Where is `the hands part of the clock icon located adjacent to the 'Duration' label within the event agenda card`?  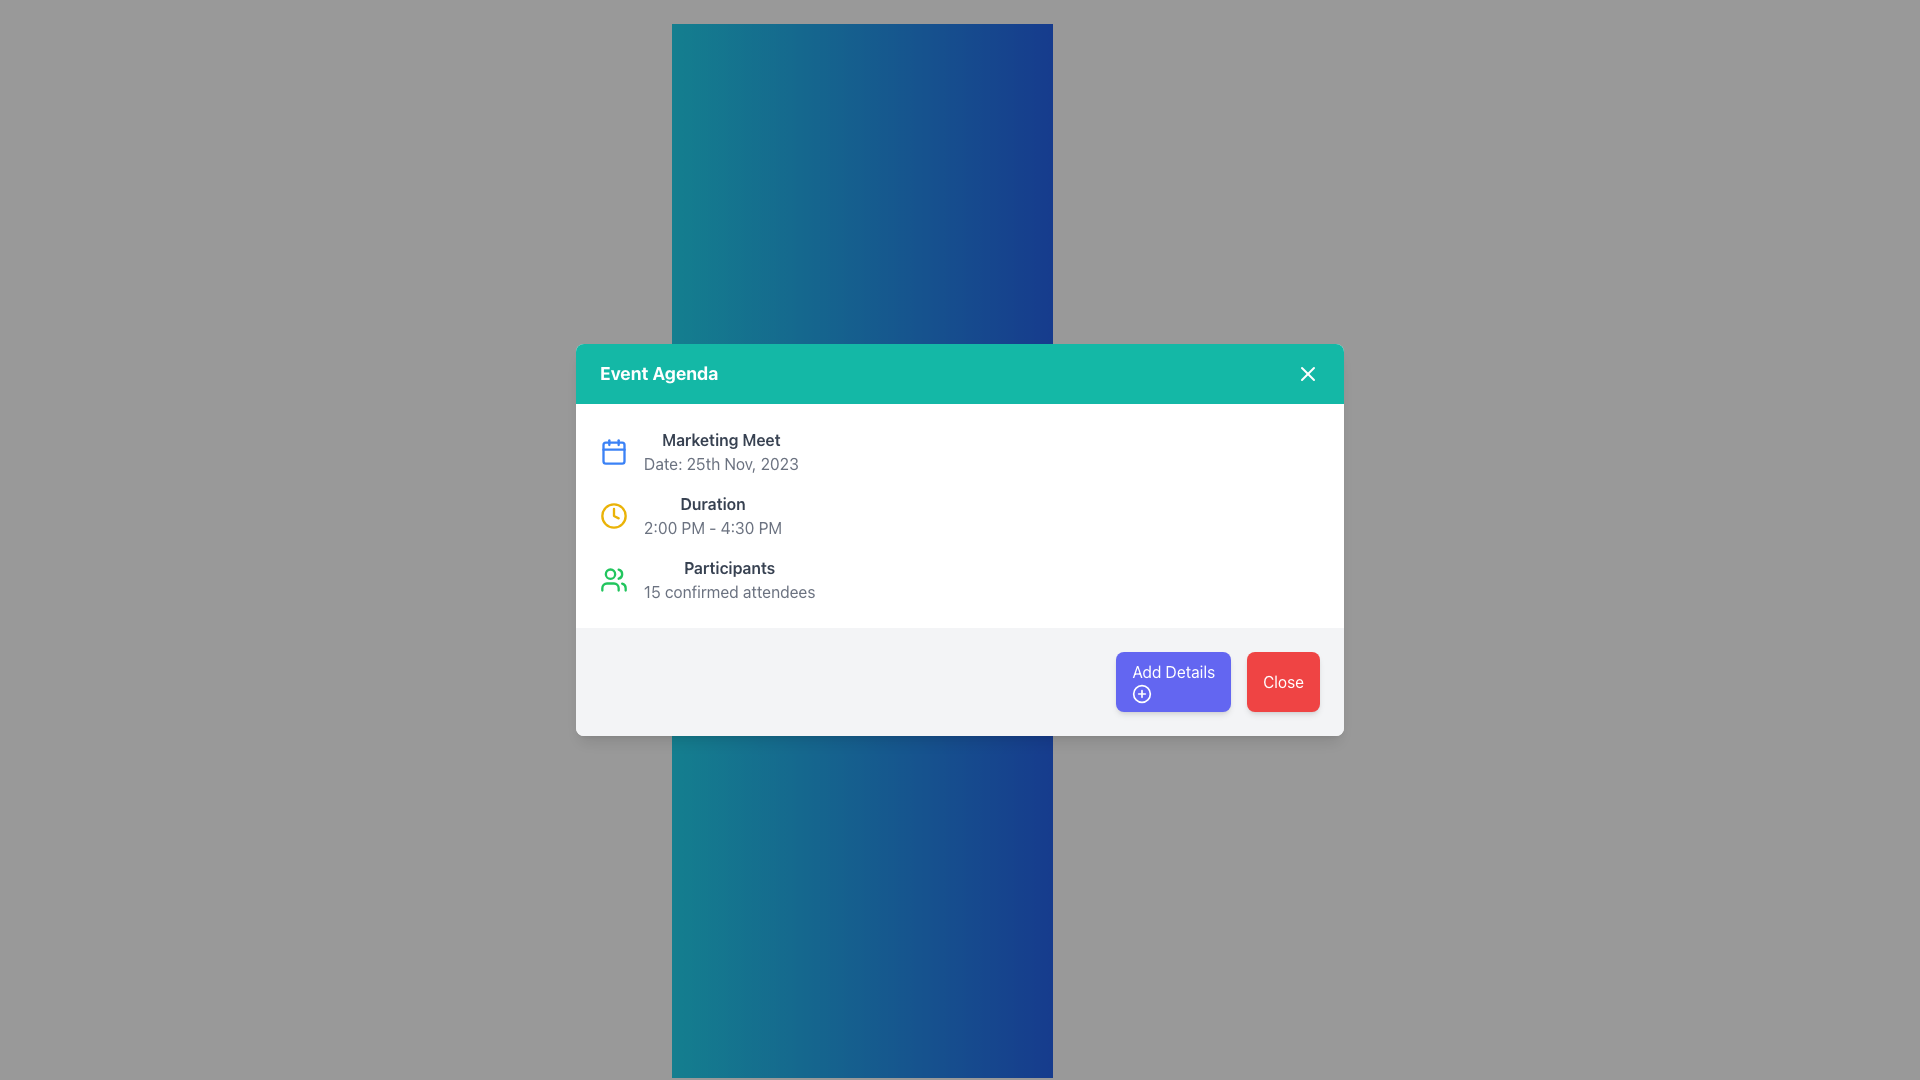 the hands part of the clock icon located adjacent to the 'Duration' label within the event agenda card is located at coordinates (615, 512).